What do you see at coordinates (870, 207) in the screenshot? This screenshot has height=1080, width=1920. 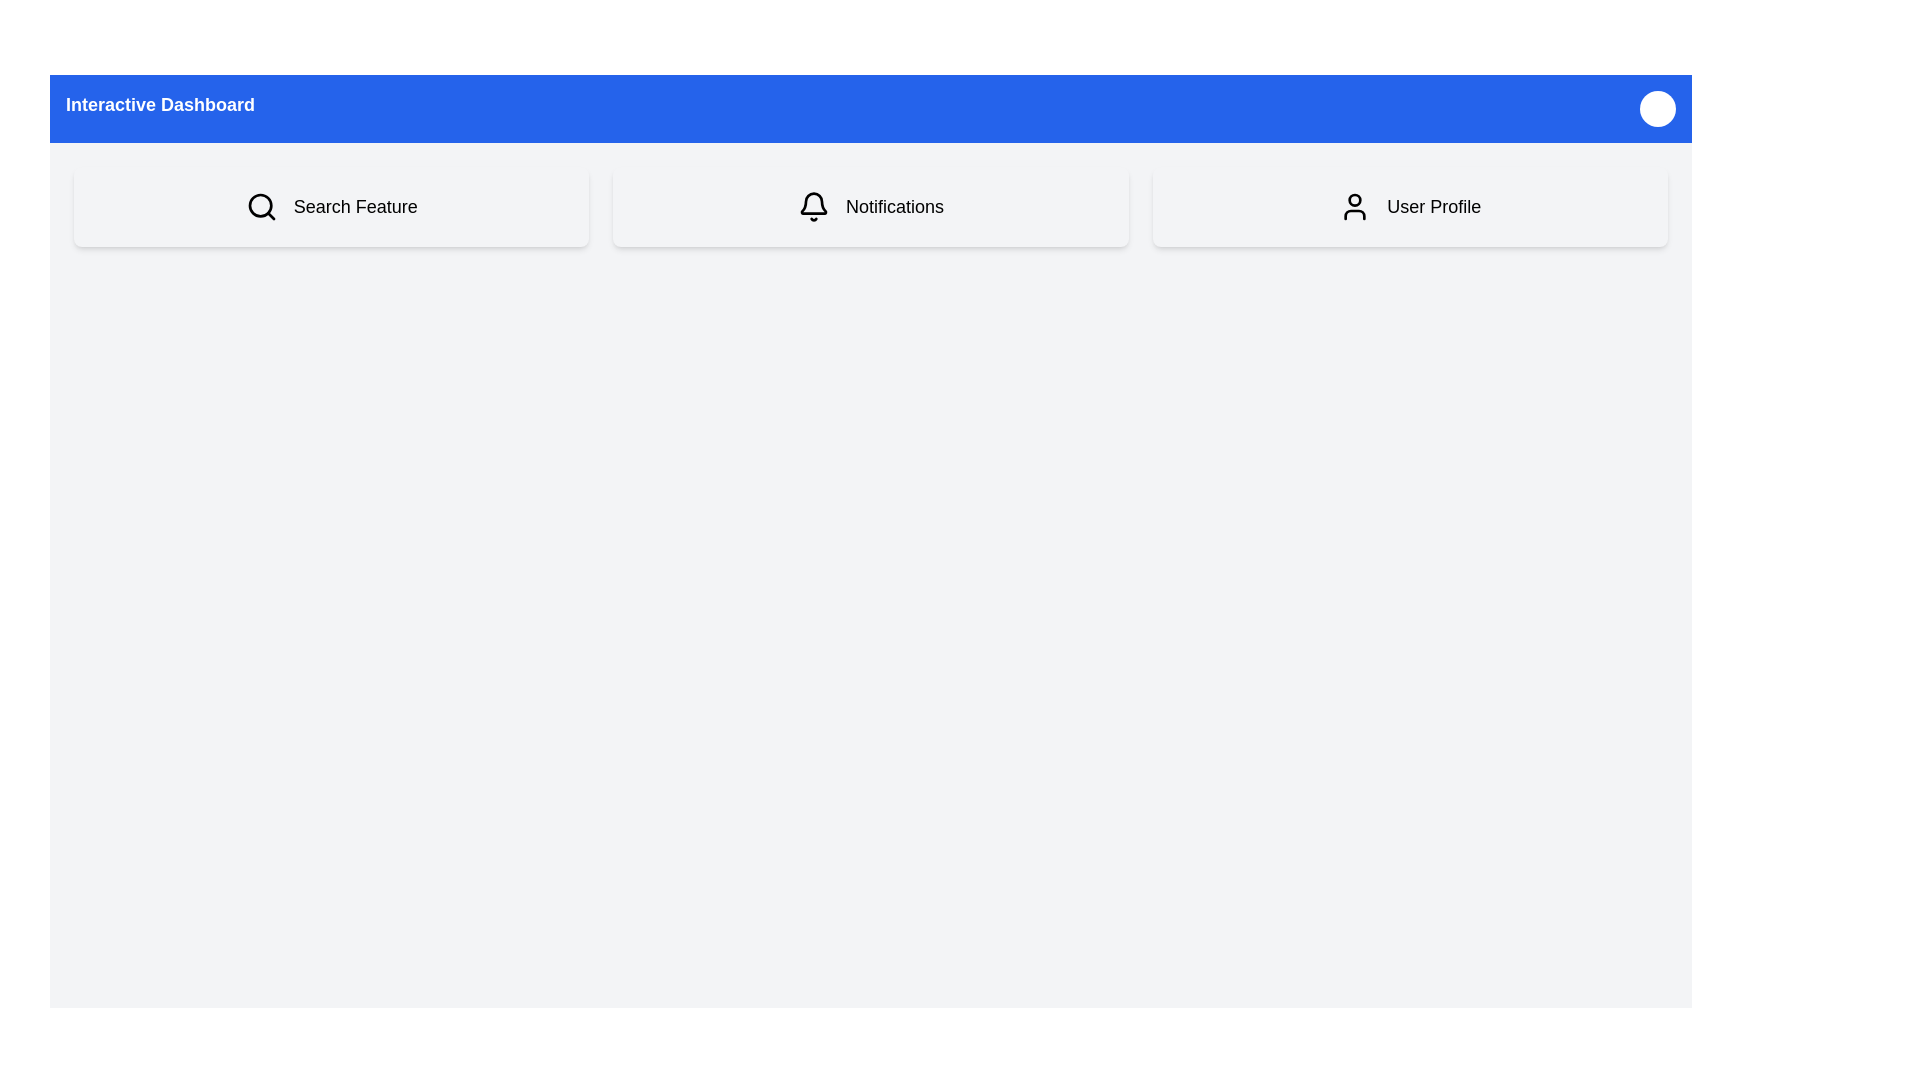 I see `the 'Notifications' button with a bell icon` at bounding box center [870, 207].